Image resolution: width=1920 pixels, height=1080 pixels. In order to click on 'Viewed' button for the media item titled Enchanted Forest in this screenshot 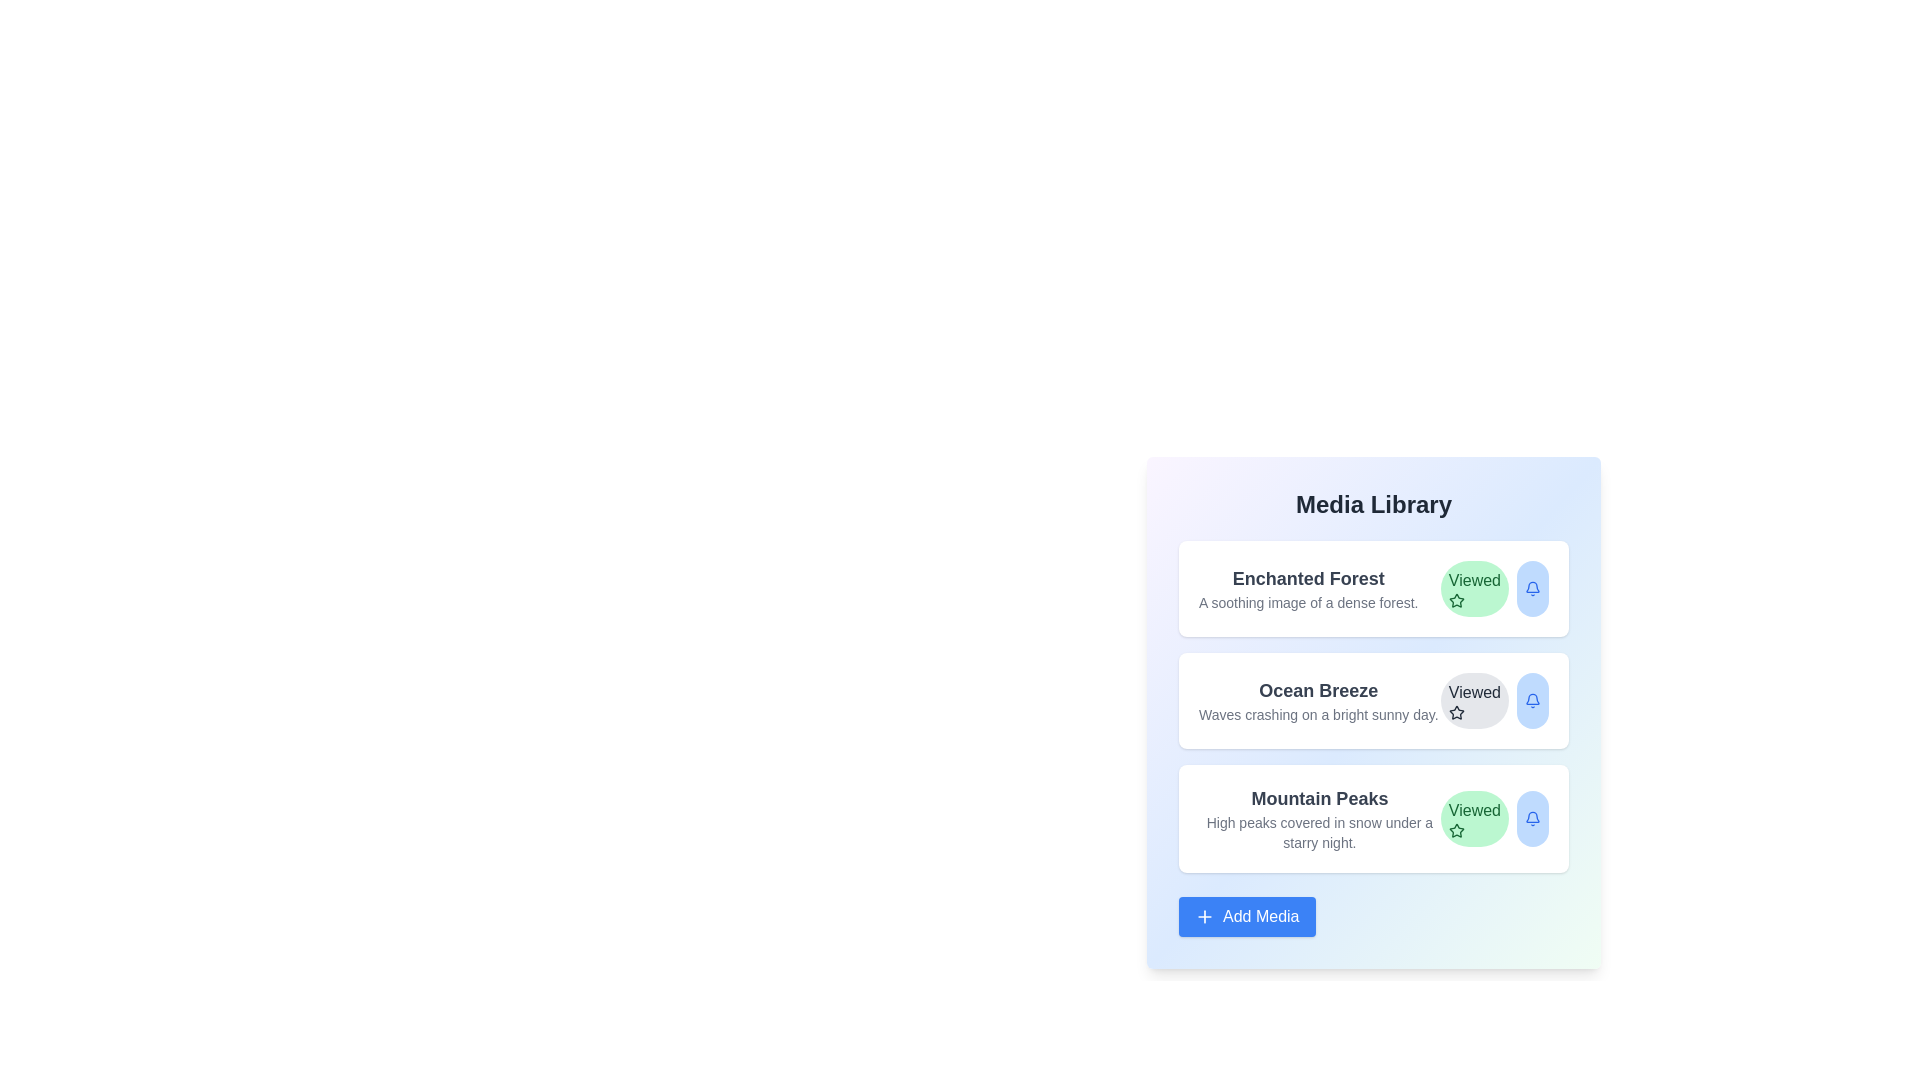, I will do `click(1474, 588)`.